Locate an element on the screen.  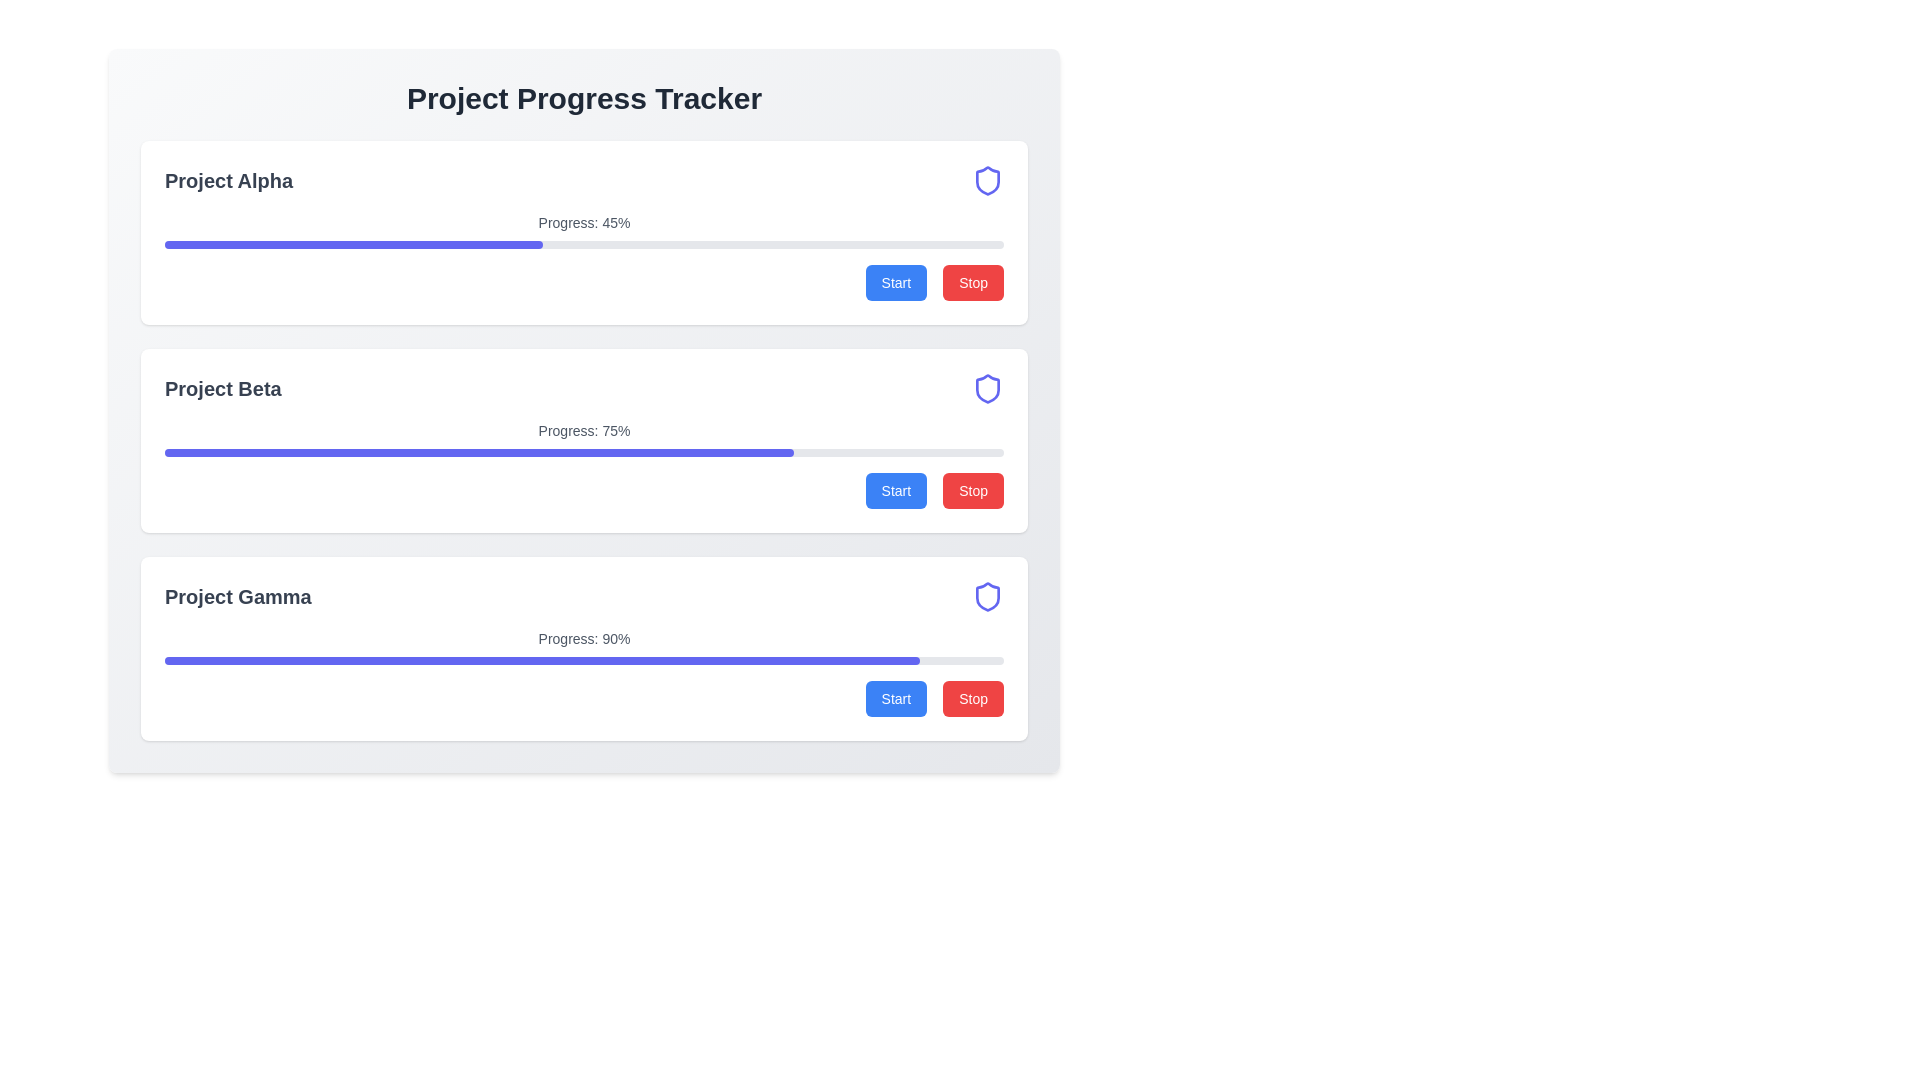
the 'Start' button located at the bottom right corner of the 'Project Gamma' area to initiate the process is located at coordinates (895, 697).